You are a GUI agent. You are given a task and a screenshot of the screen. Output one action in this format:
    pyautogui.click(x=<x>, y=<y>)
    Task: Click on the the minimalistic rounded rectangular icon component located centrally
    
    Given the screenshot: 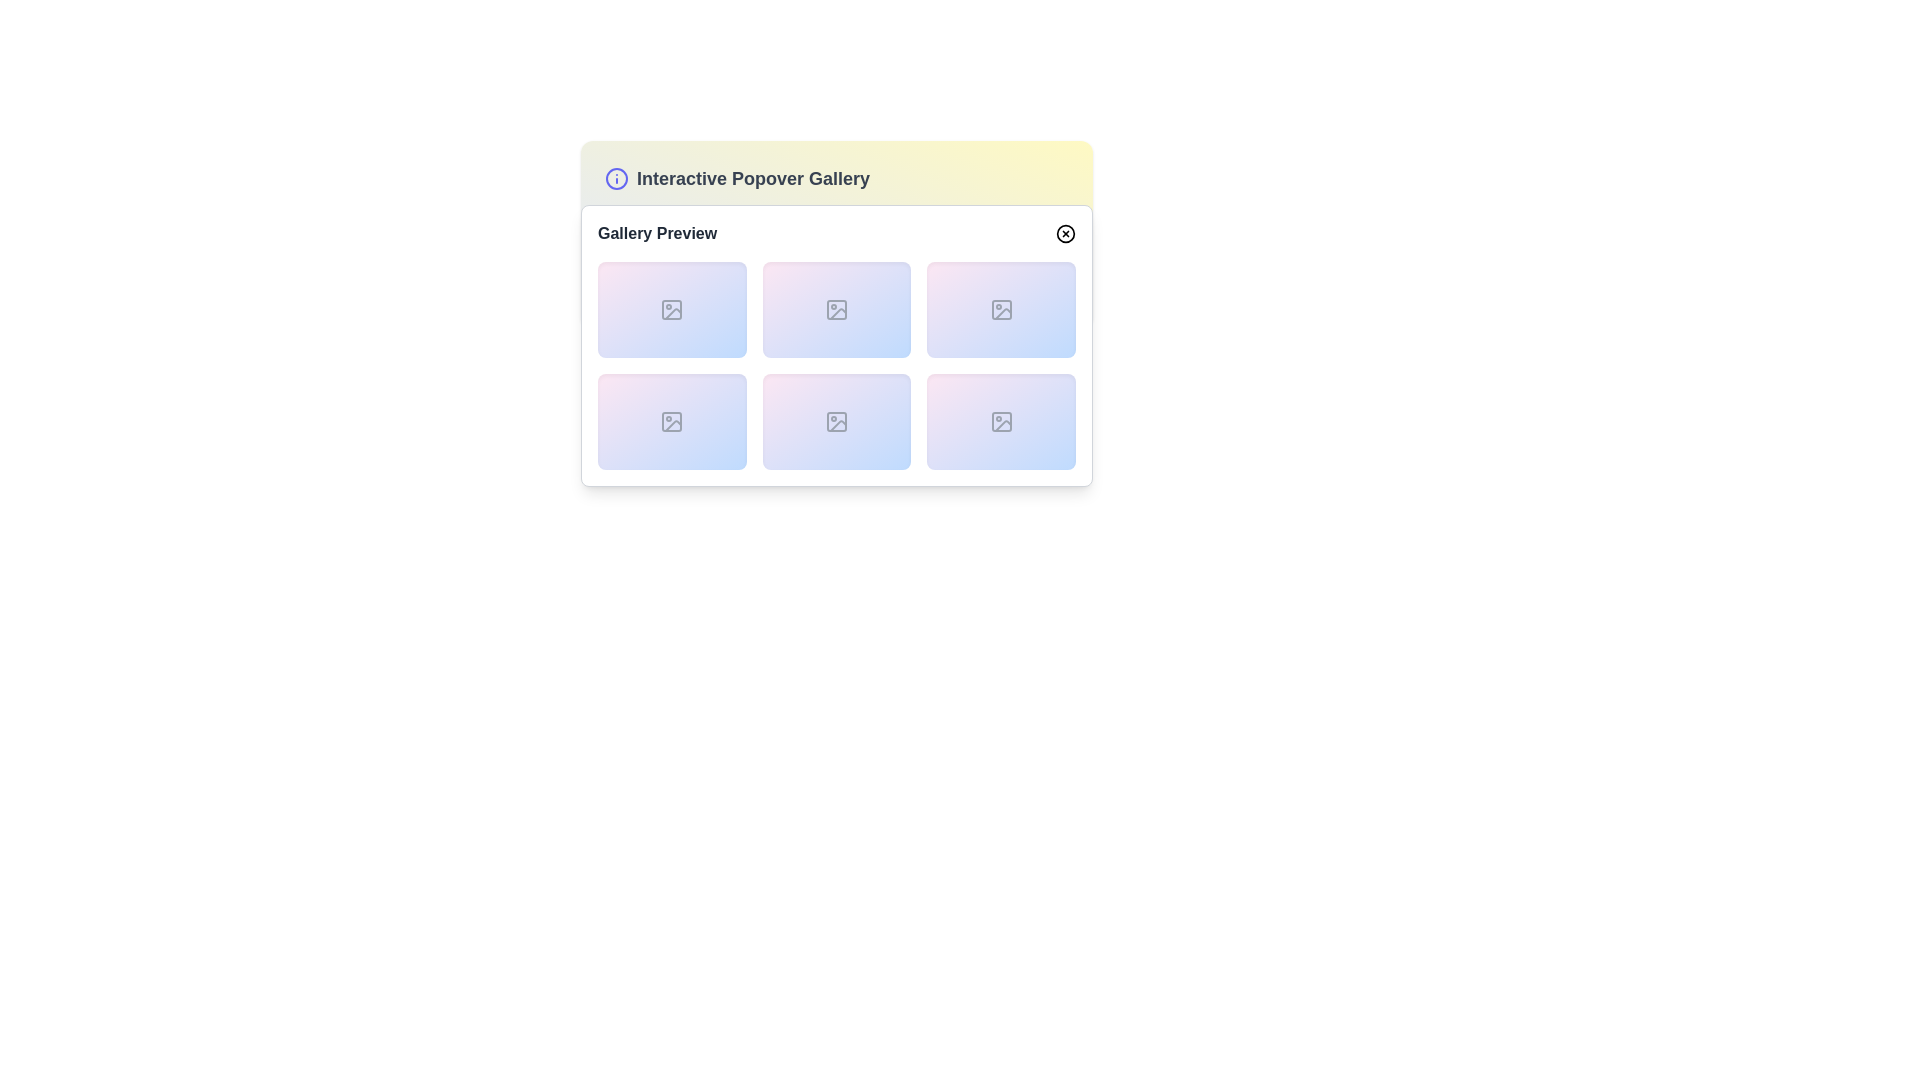 What is the action you would take?
    pyautogui.click(x=672, y=309)
    